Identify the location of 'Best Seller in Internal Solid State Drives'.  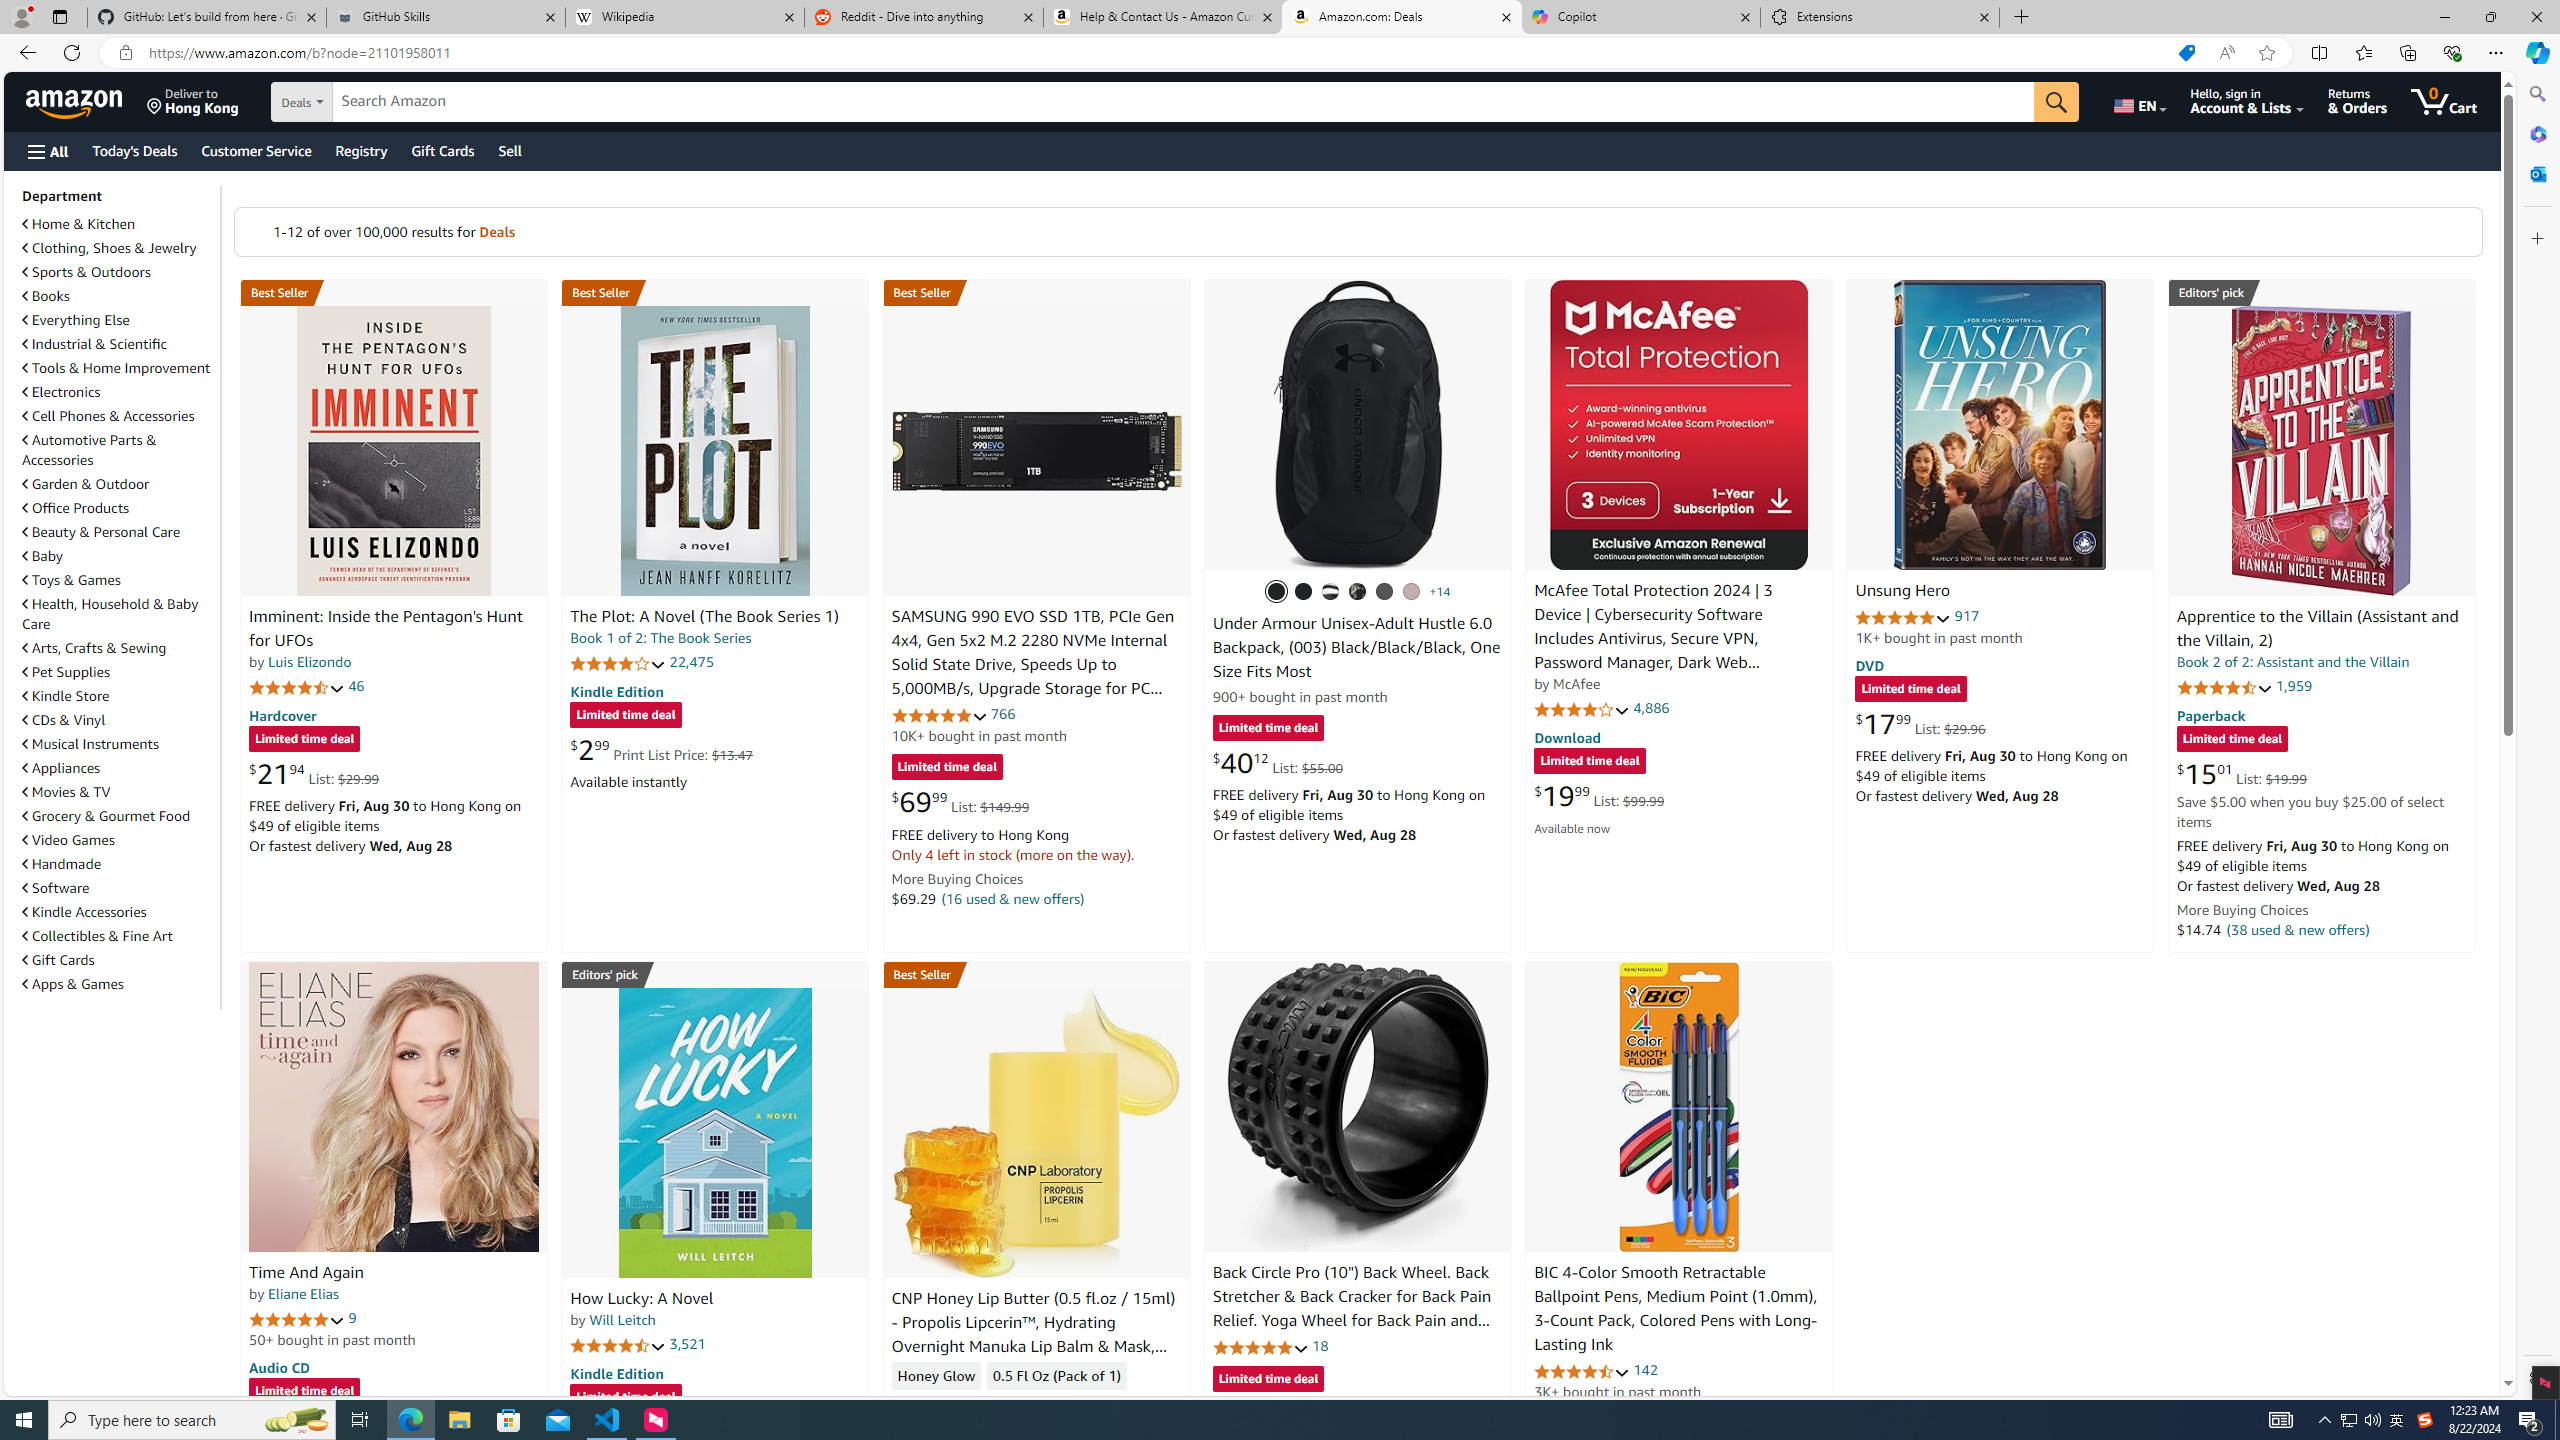
(1035, 291).